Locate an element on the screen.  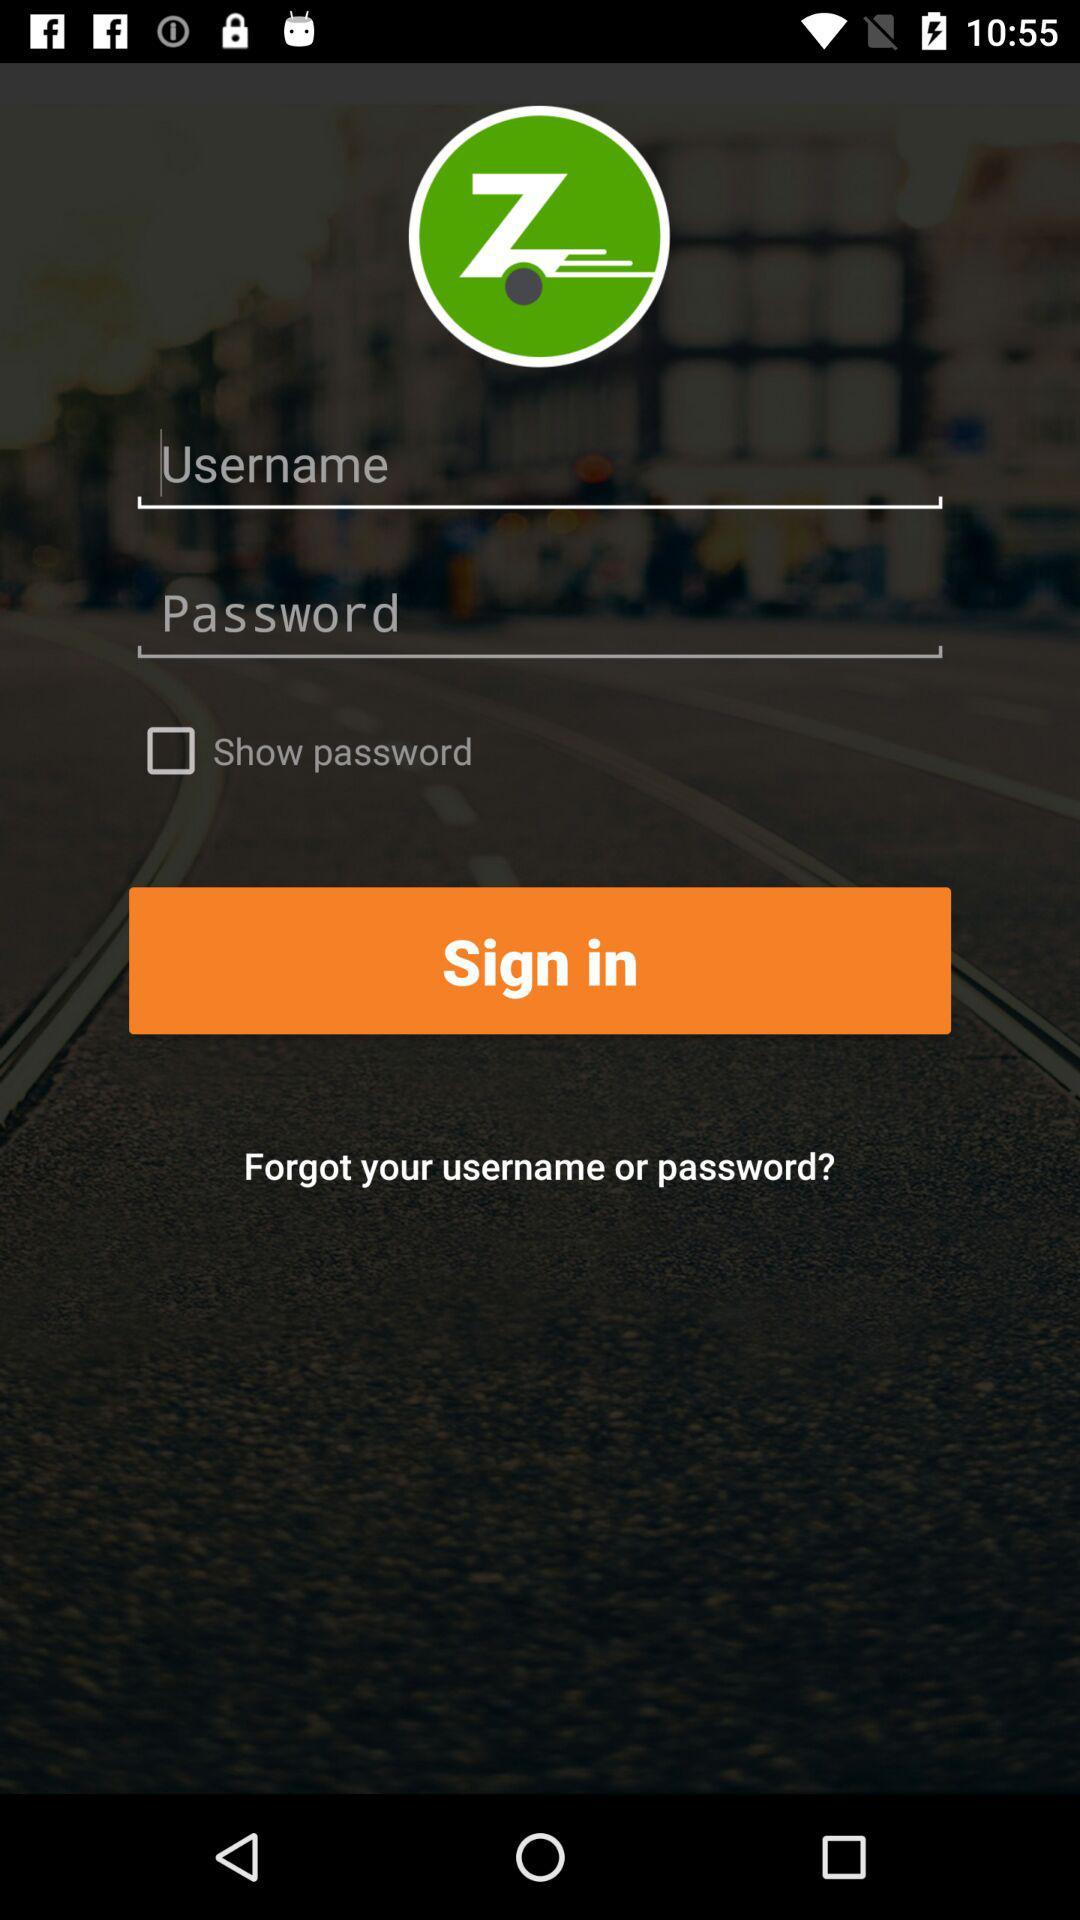
username entry is located at coordinates (540, 462).